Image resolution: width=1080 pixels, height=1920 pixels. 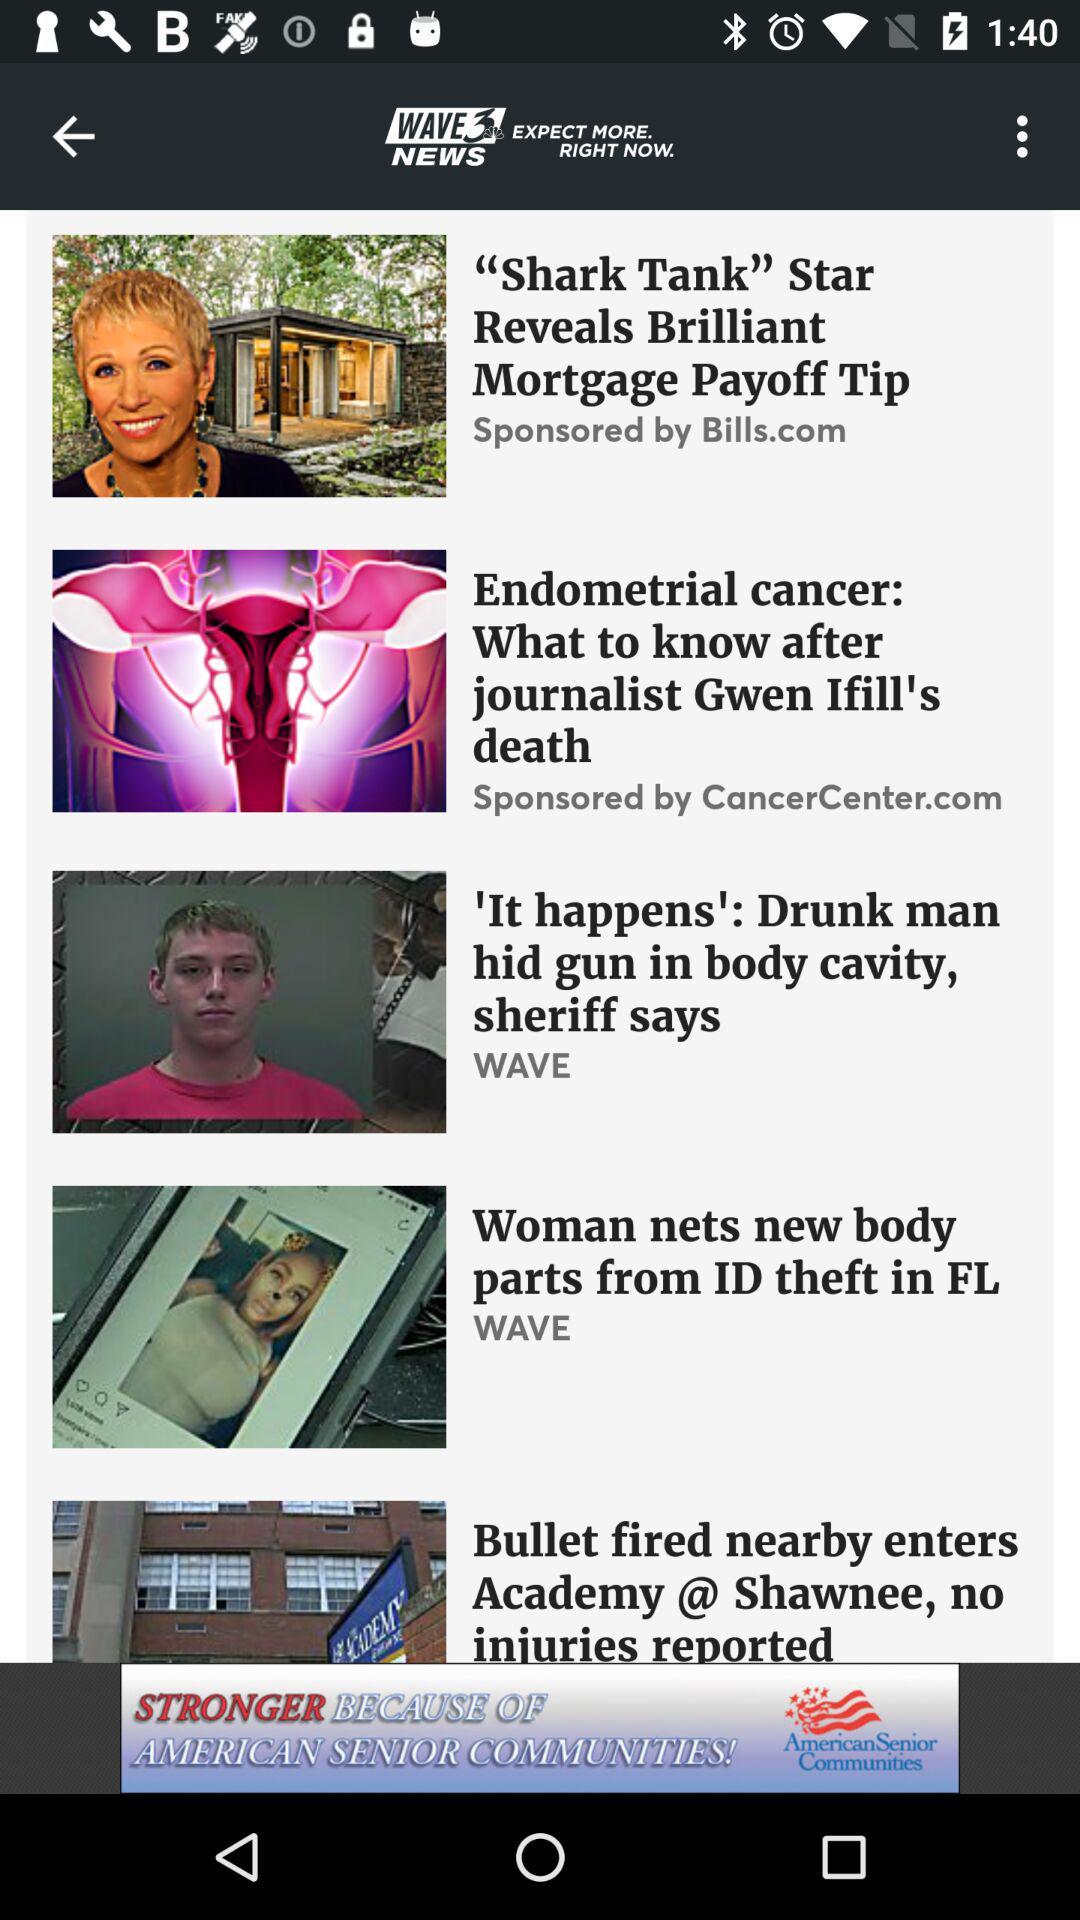 What do you see at coordinates (540, 1727) in the screenshot?
I see `advertisement banner` at bounding box center [540, 1727].